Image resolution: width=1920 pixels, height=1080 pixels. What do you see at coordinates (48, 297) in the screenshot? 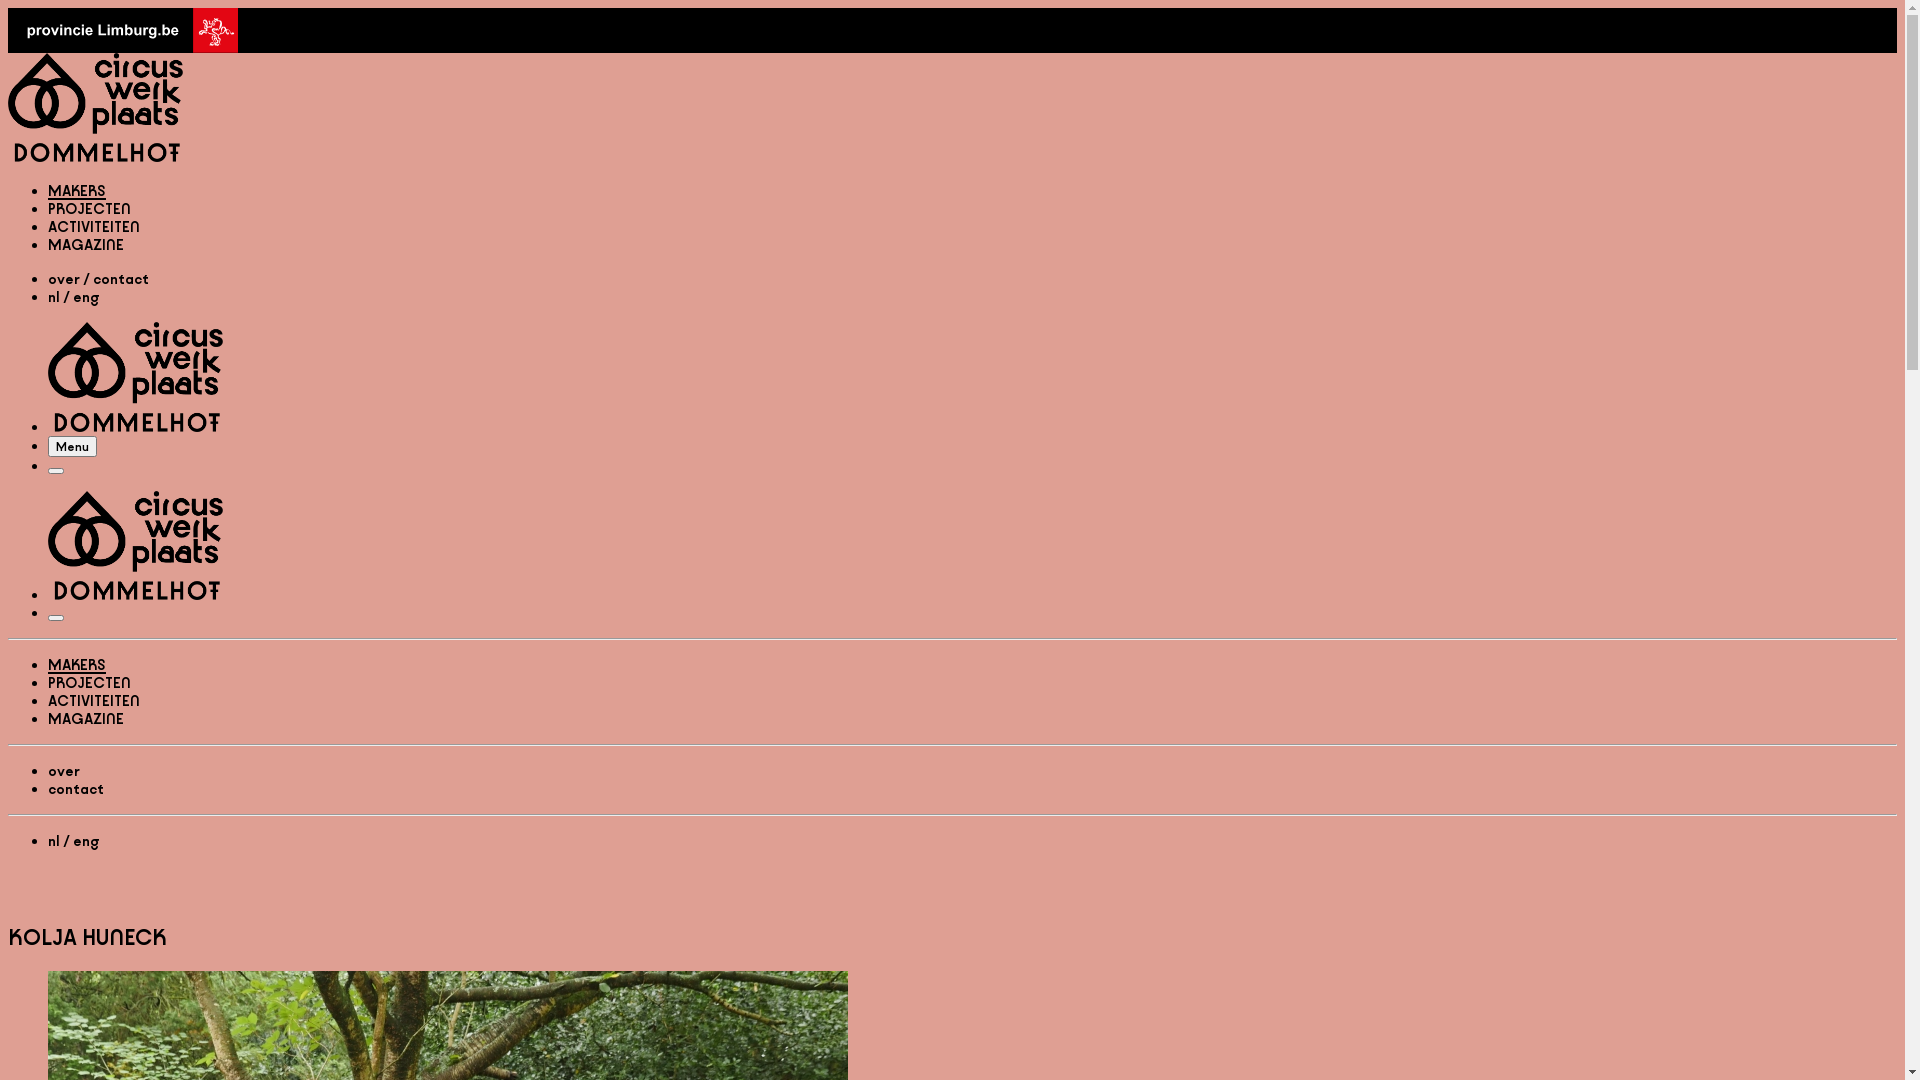
I see `'nl'` at bounding box center [48, 297].